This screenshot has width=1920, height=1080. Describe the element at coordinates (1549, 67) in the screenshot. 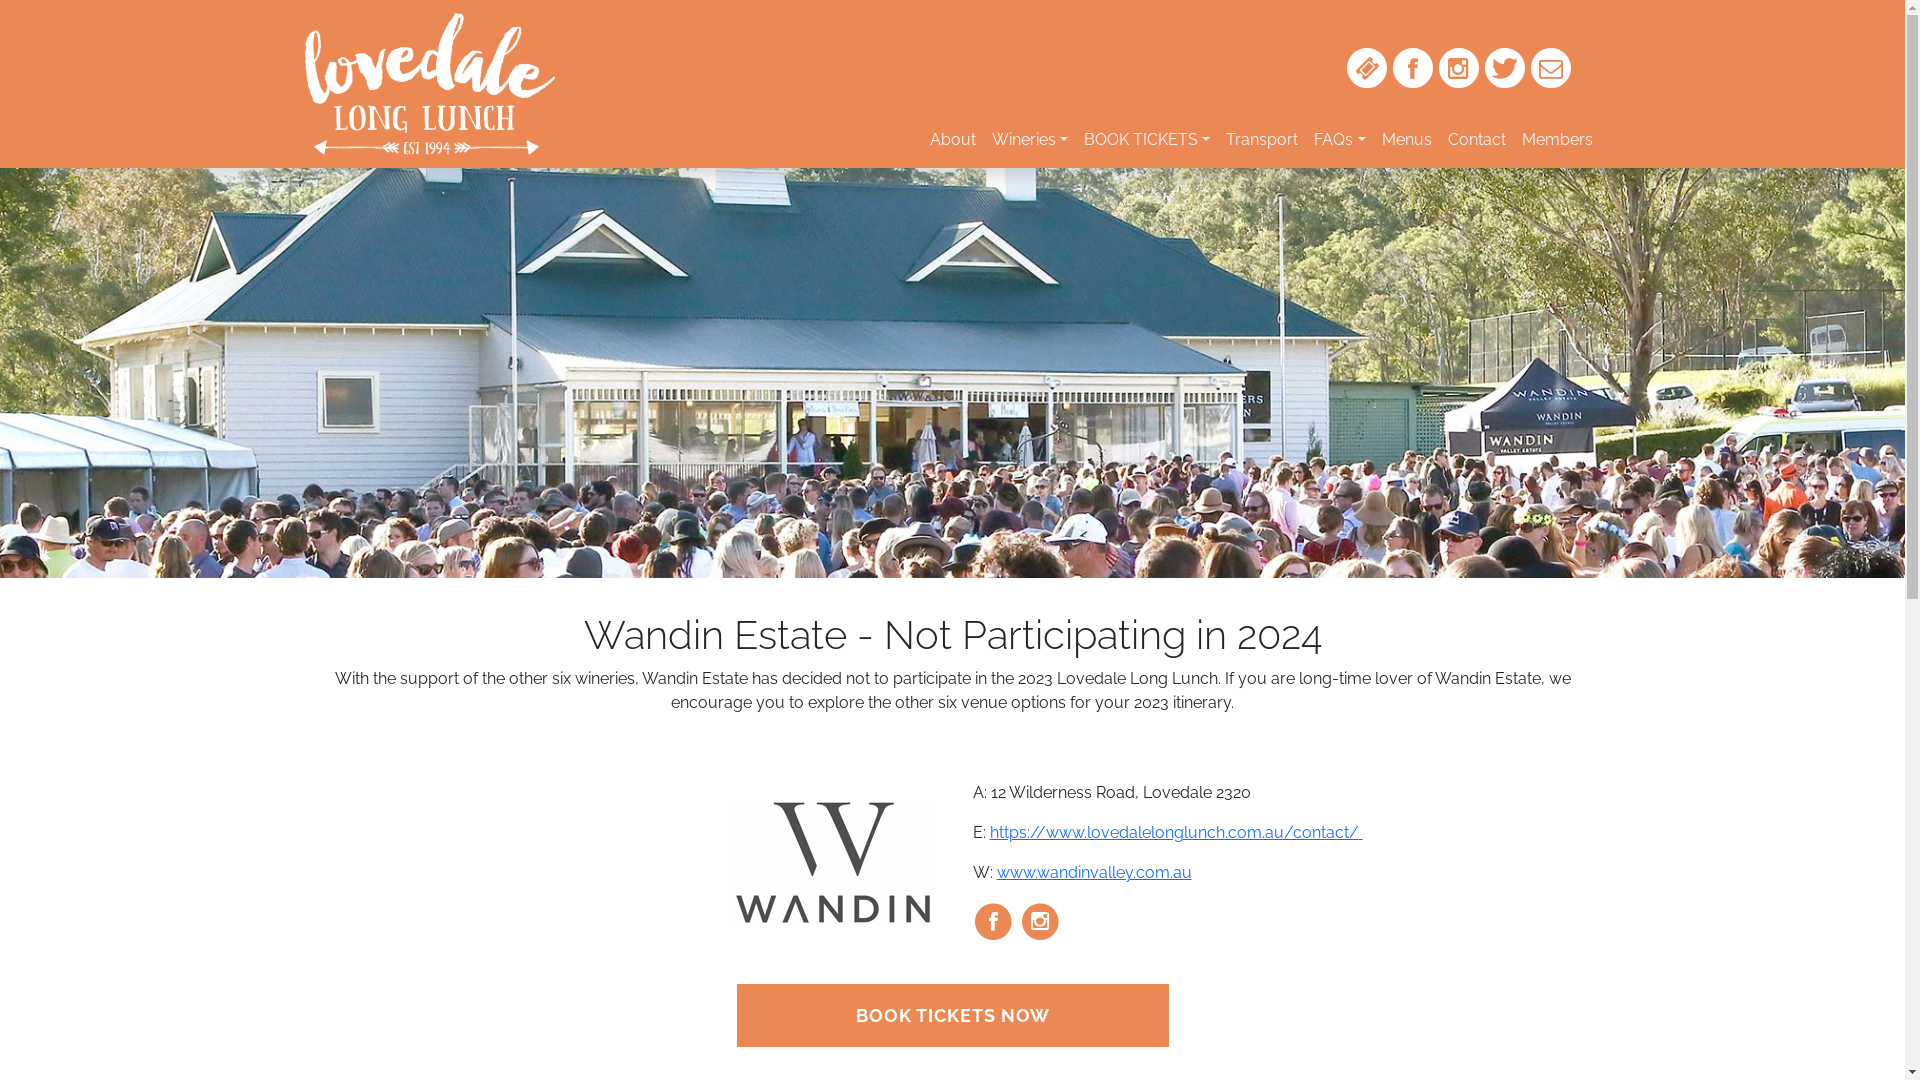

I see `'Sign up to our newsletter'` at that location.